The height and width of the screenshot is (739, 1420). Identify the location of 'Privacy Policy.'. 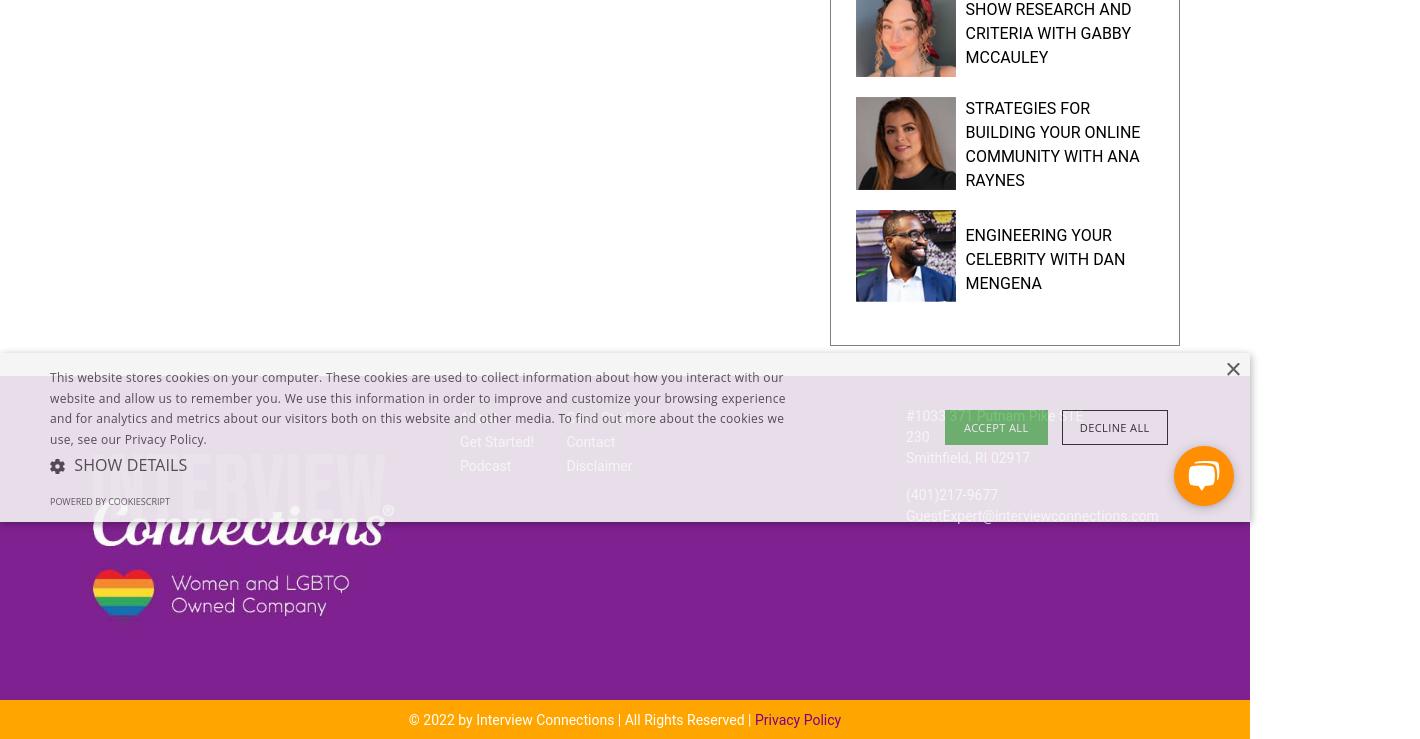
(122, 438).